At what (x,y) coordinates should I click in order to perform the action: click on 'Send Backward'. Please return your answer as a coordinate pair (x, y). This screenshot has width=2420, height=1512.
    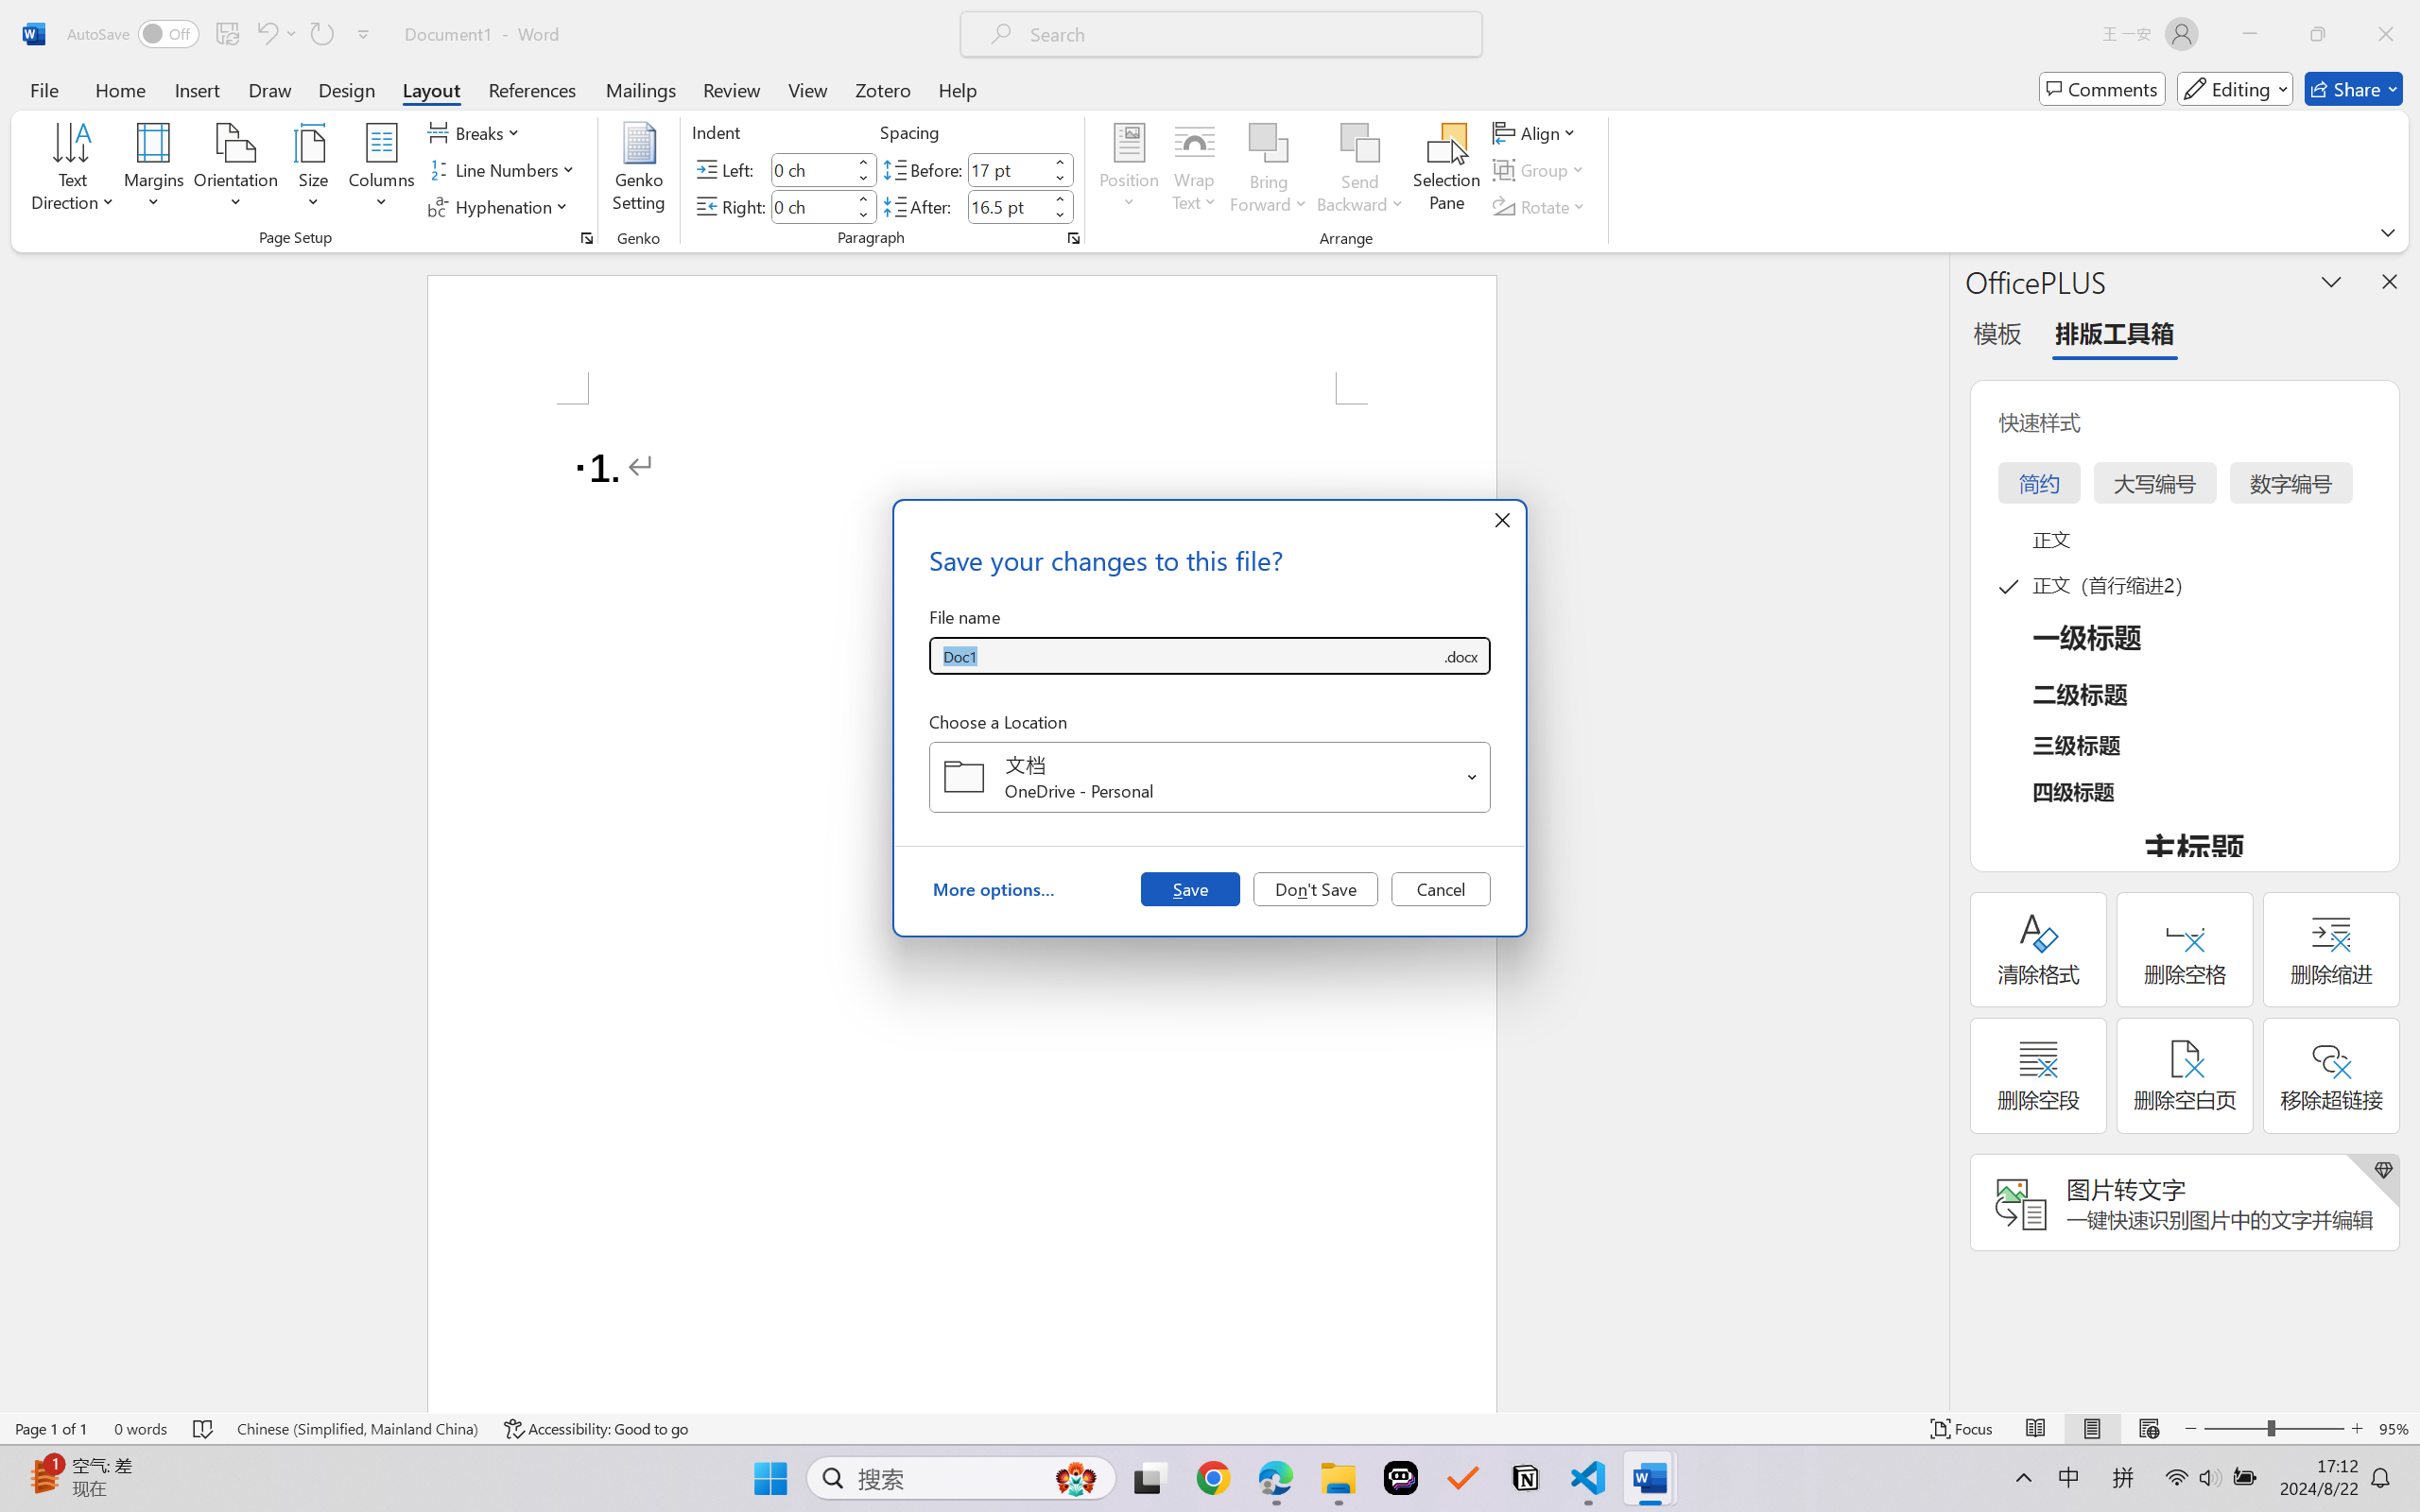
    Looking at the image, I should click on (1360, 170).